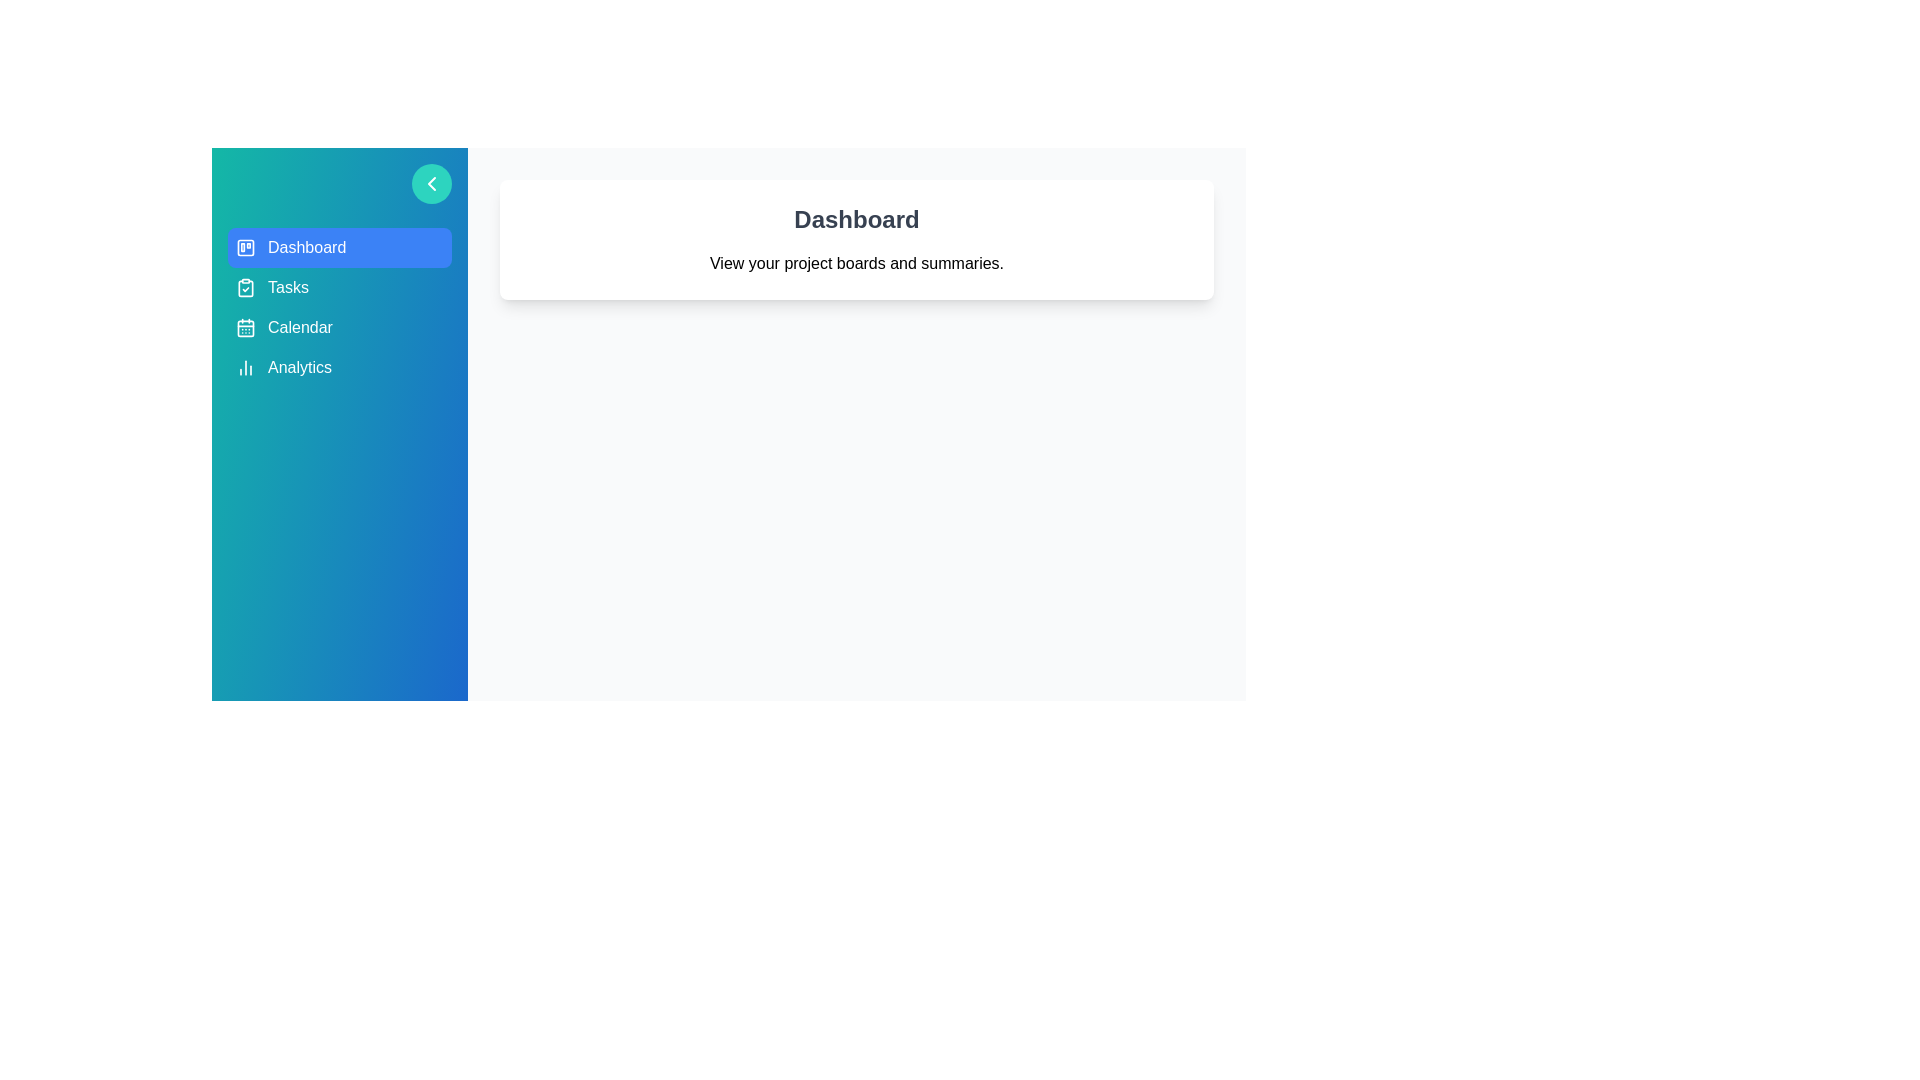 This screenshot has width=1920, height=1080. I want to click on the SVG rectangle with rounded corners located next to the 'Dashboard' label in the navigation panel, so click(244, 246).